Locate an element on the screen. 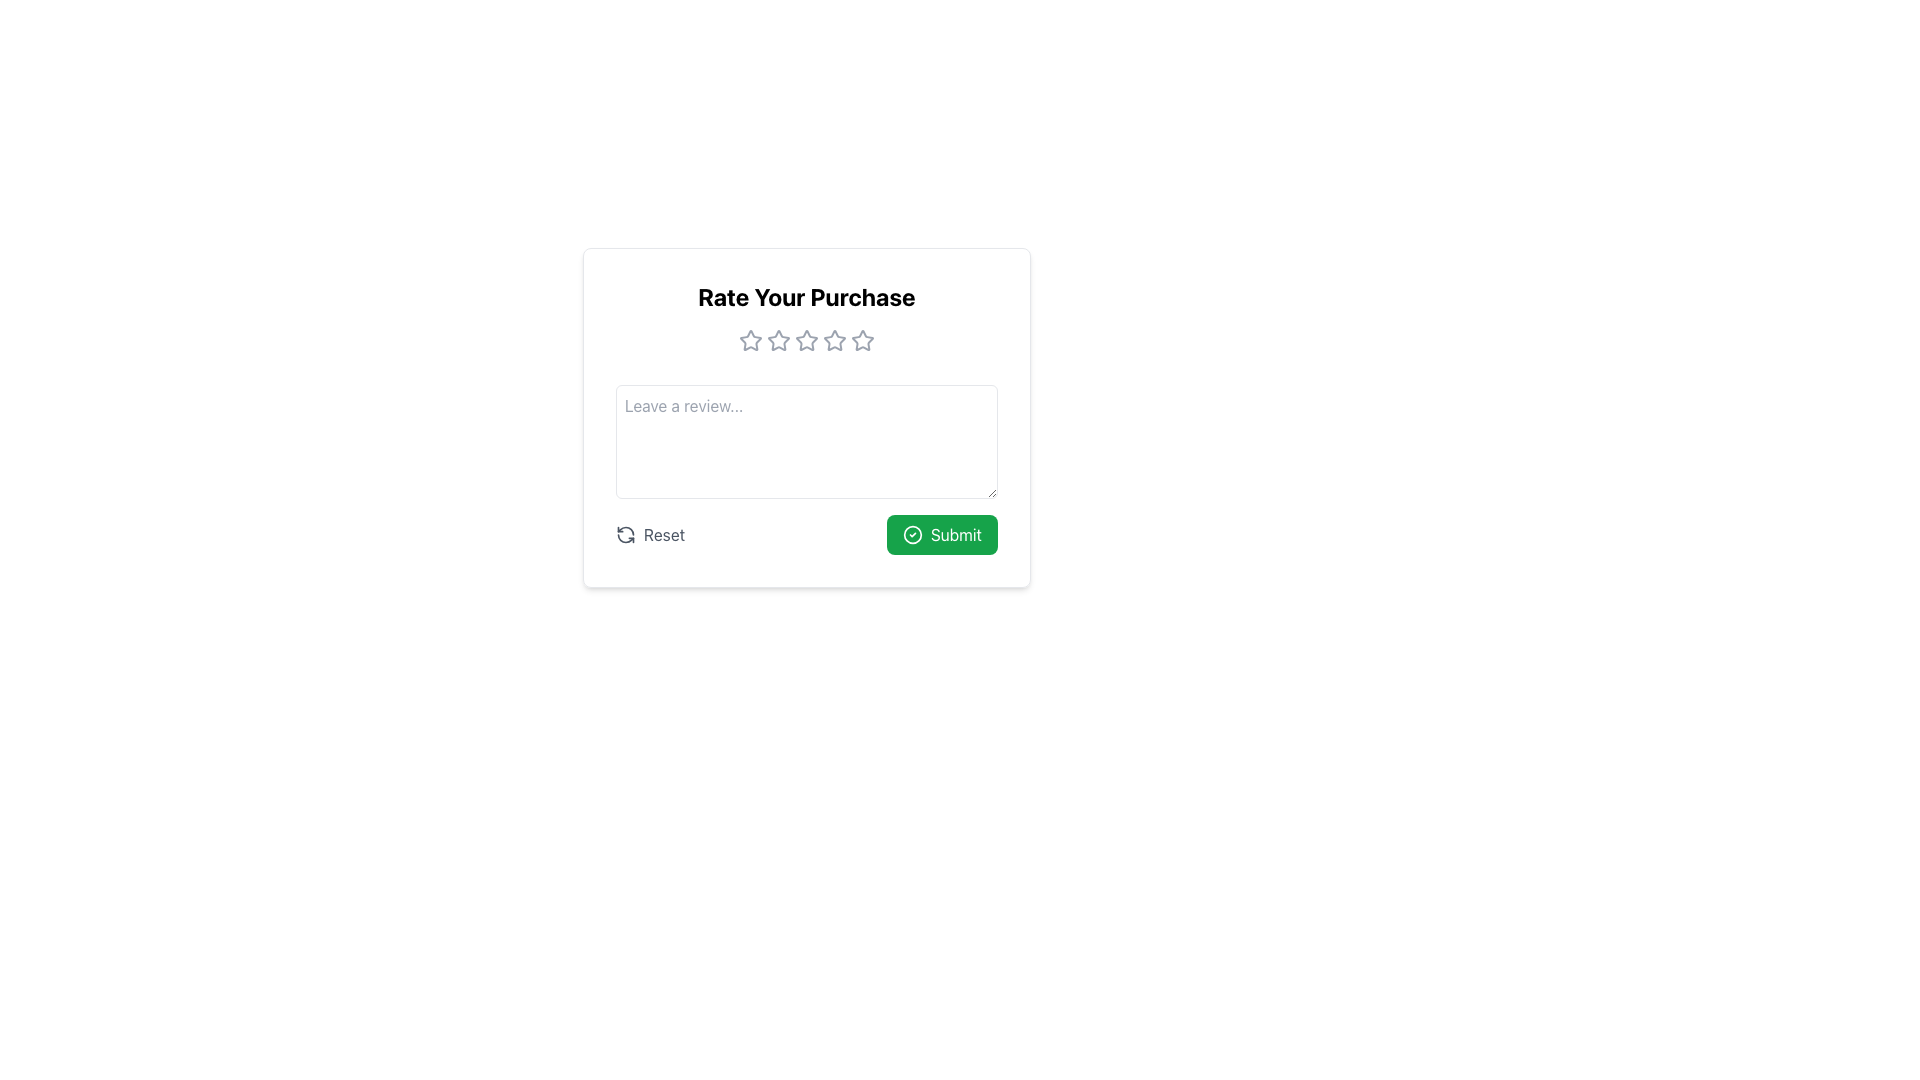 This screenshot has height=1080, width=1920. the 'Reset' icon located in the bottom-left section of the modal to receive feedback is located at coordinates (624, 534).